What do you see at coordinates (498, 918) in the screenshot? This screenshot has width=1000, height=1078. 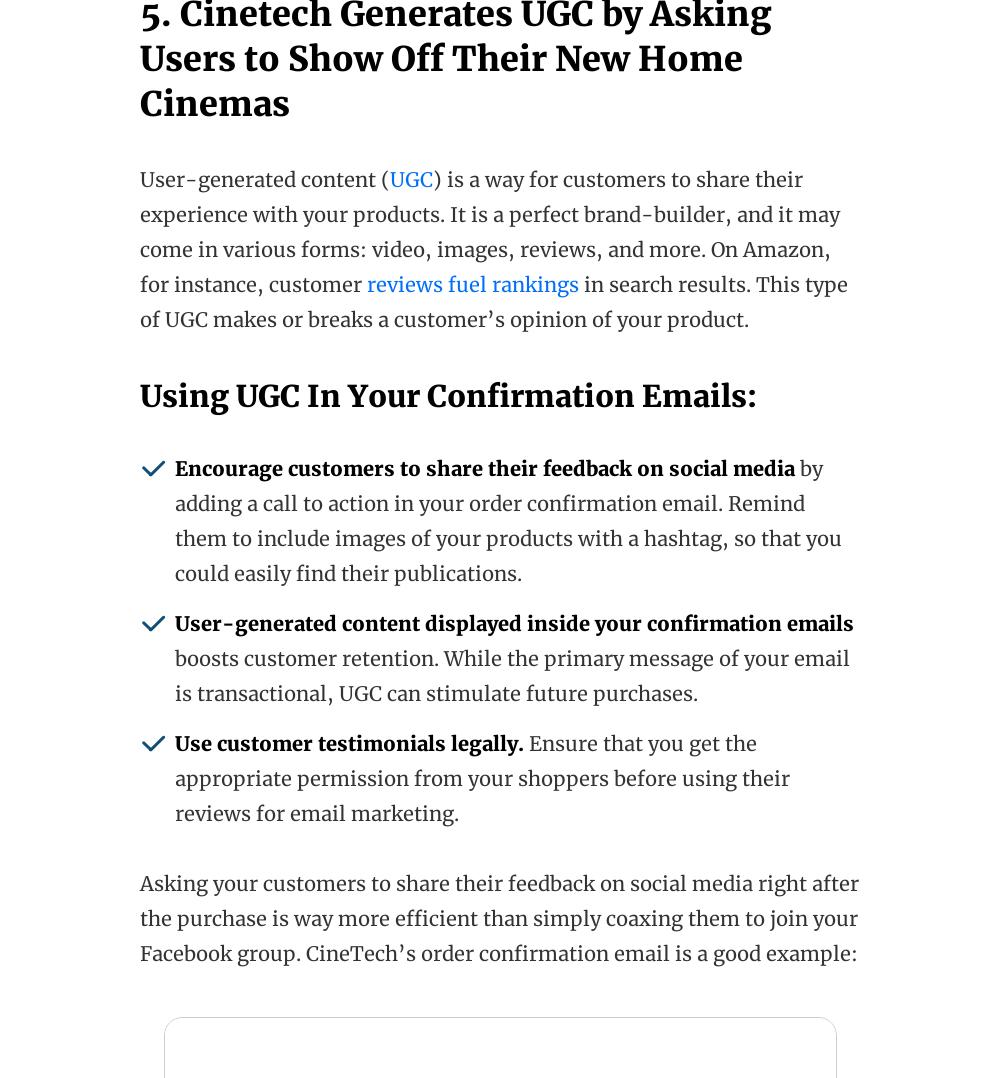 I see `'Asking your customers to share their feedback on social media right after the purchase is way more efficient than simply coaxing them to join your Facebook group. CineTech’s order confirmation email is a good example:'` at bounding box center [498, 918].